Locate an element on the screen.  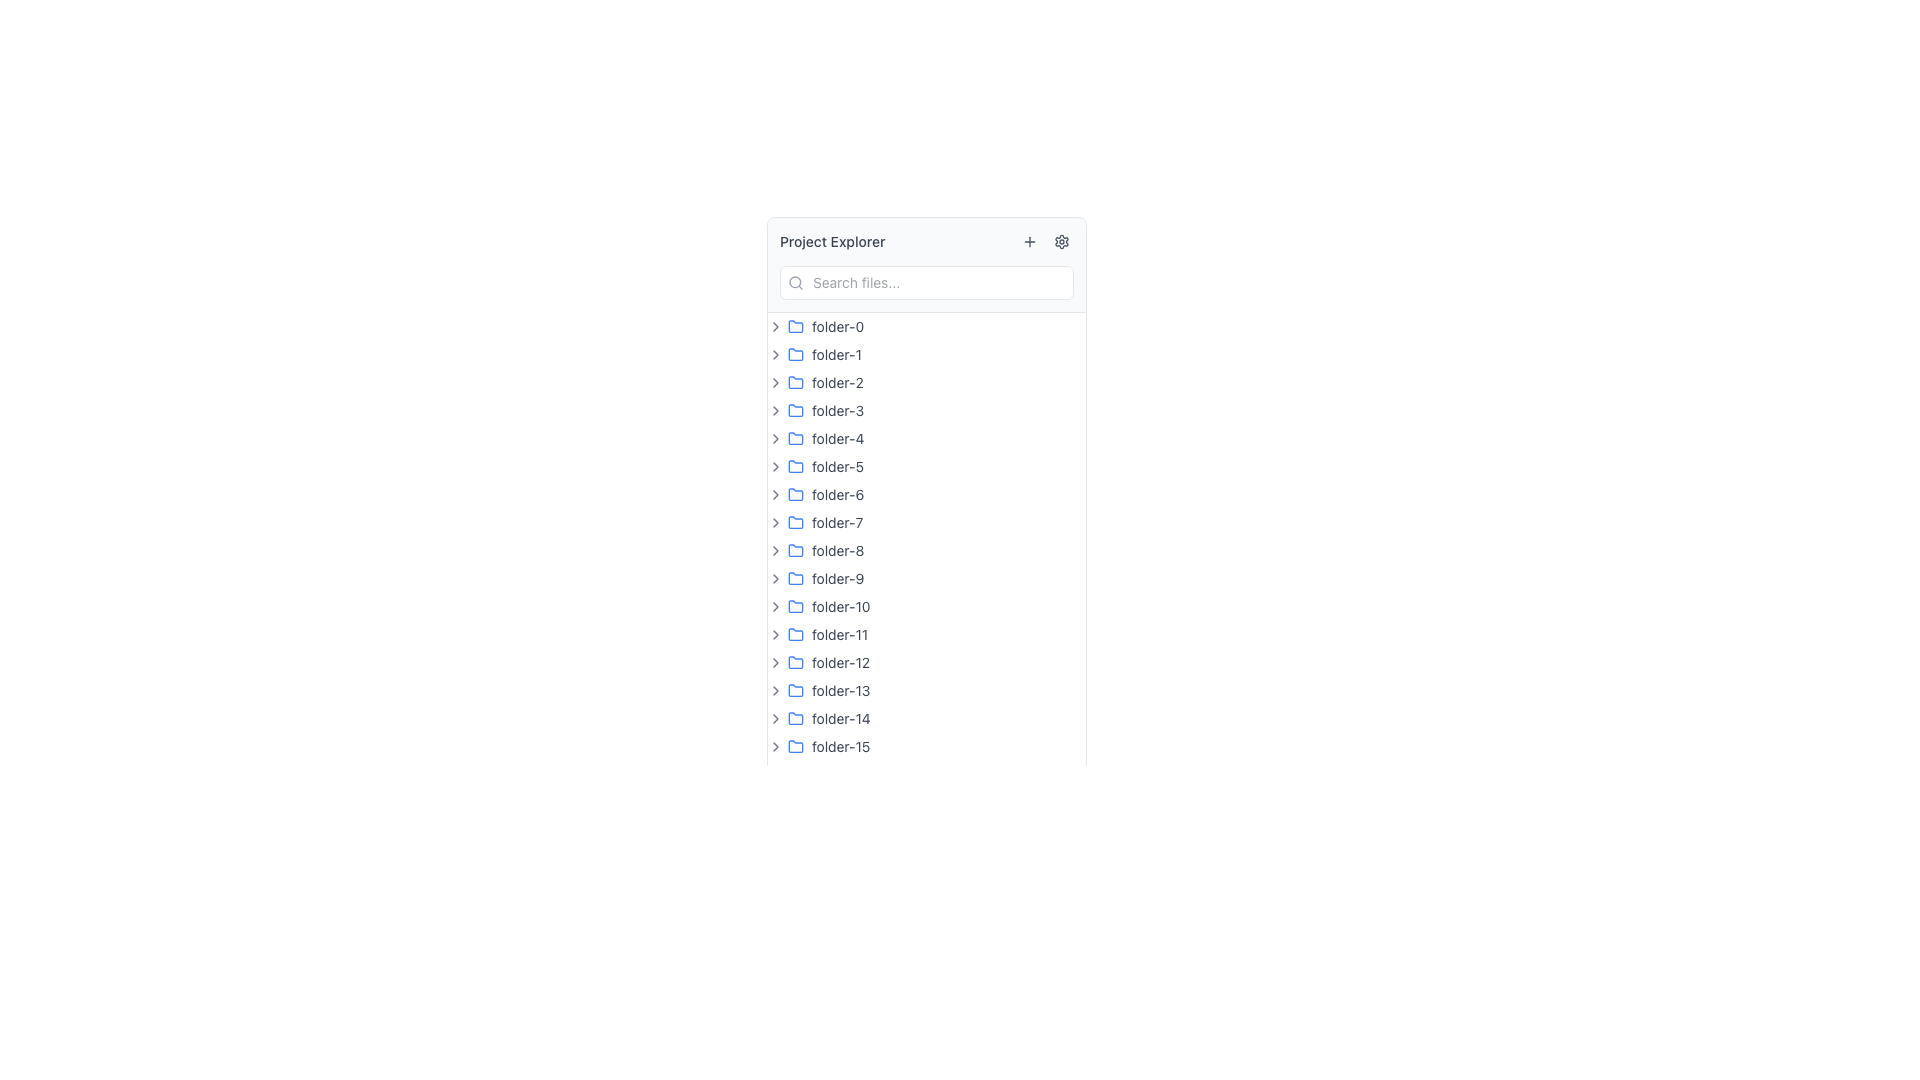
the folder icon representing 'folder-2' in the Project Explorer is located at coordinates (795, 382).